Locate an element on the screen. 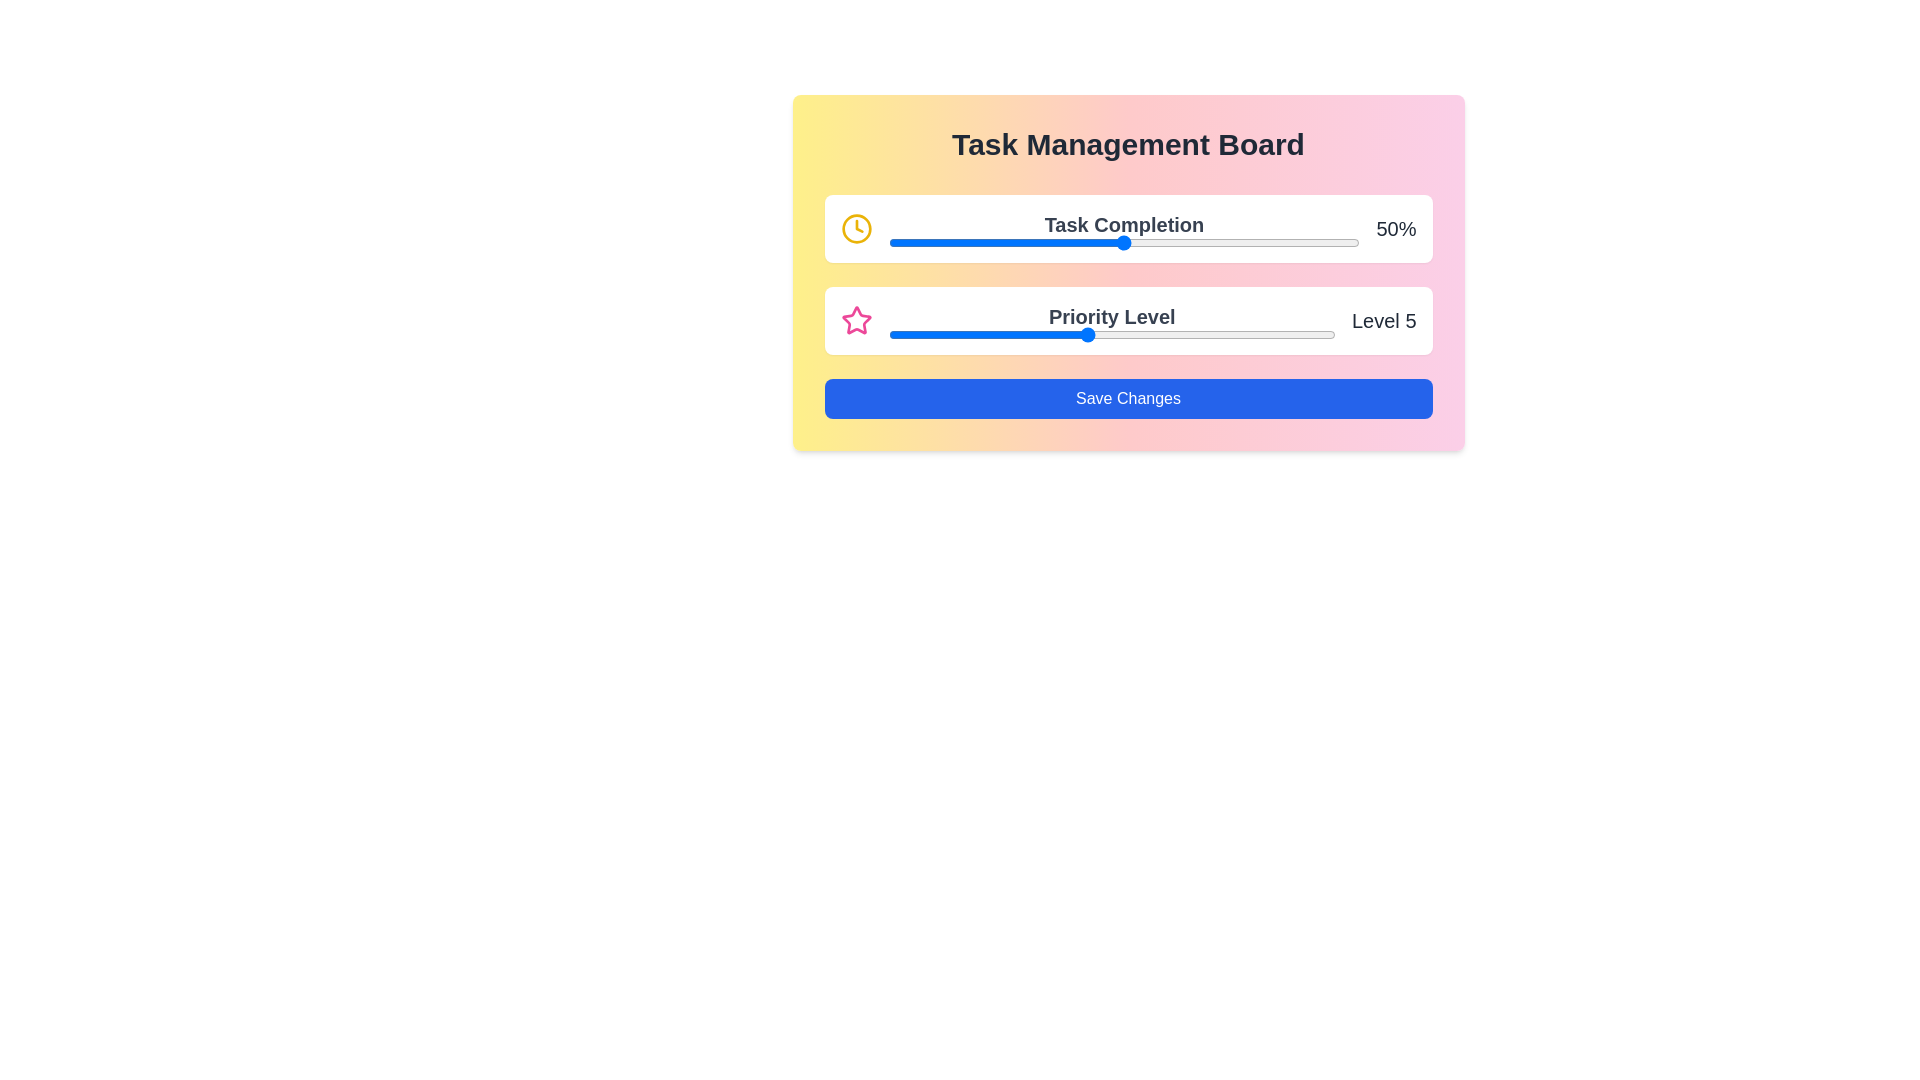 This screenshot has width=1920, height=1080. the task completion slider is located at coordinates (901, 242).